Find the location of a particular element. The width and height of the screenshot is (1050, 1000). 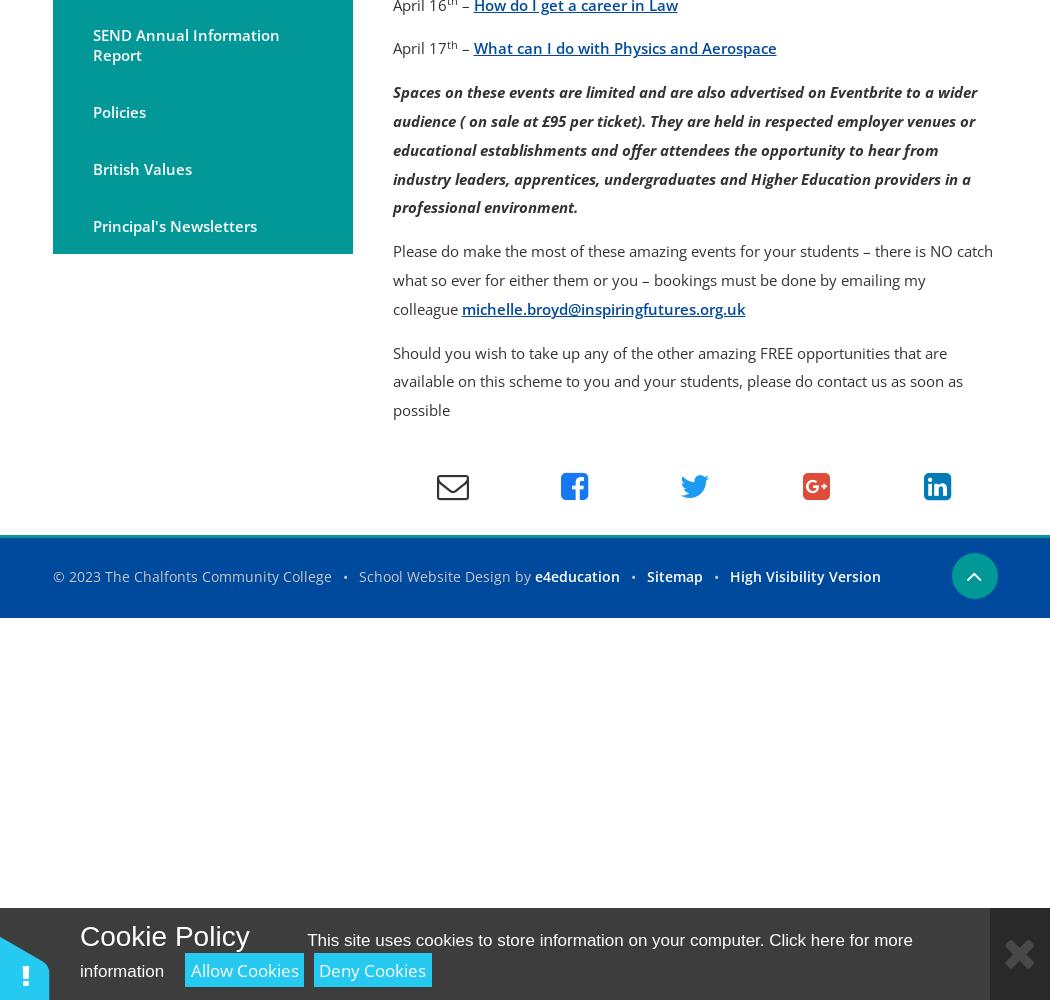

'© 2023 The Chalfonts Community College' is located at coordinates (192, 575).